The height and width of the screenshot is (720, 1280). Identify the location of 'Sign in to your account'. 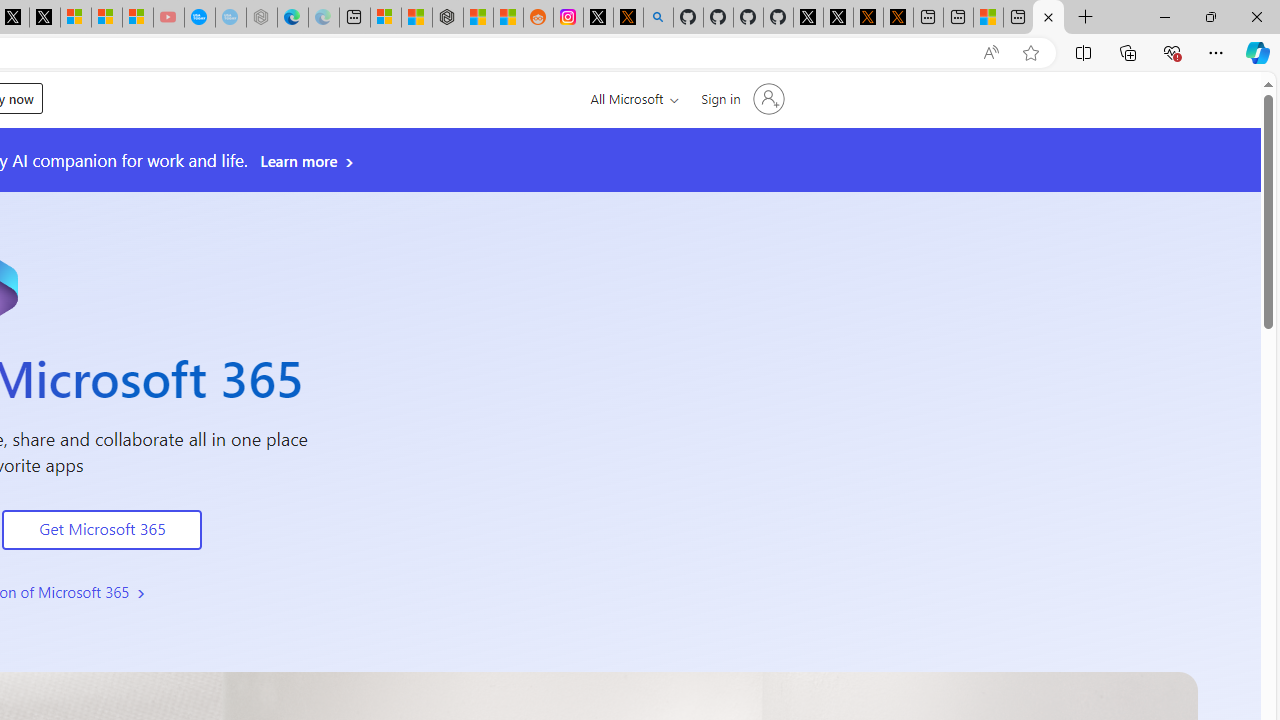
(740, 99).